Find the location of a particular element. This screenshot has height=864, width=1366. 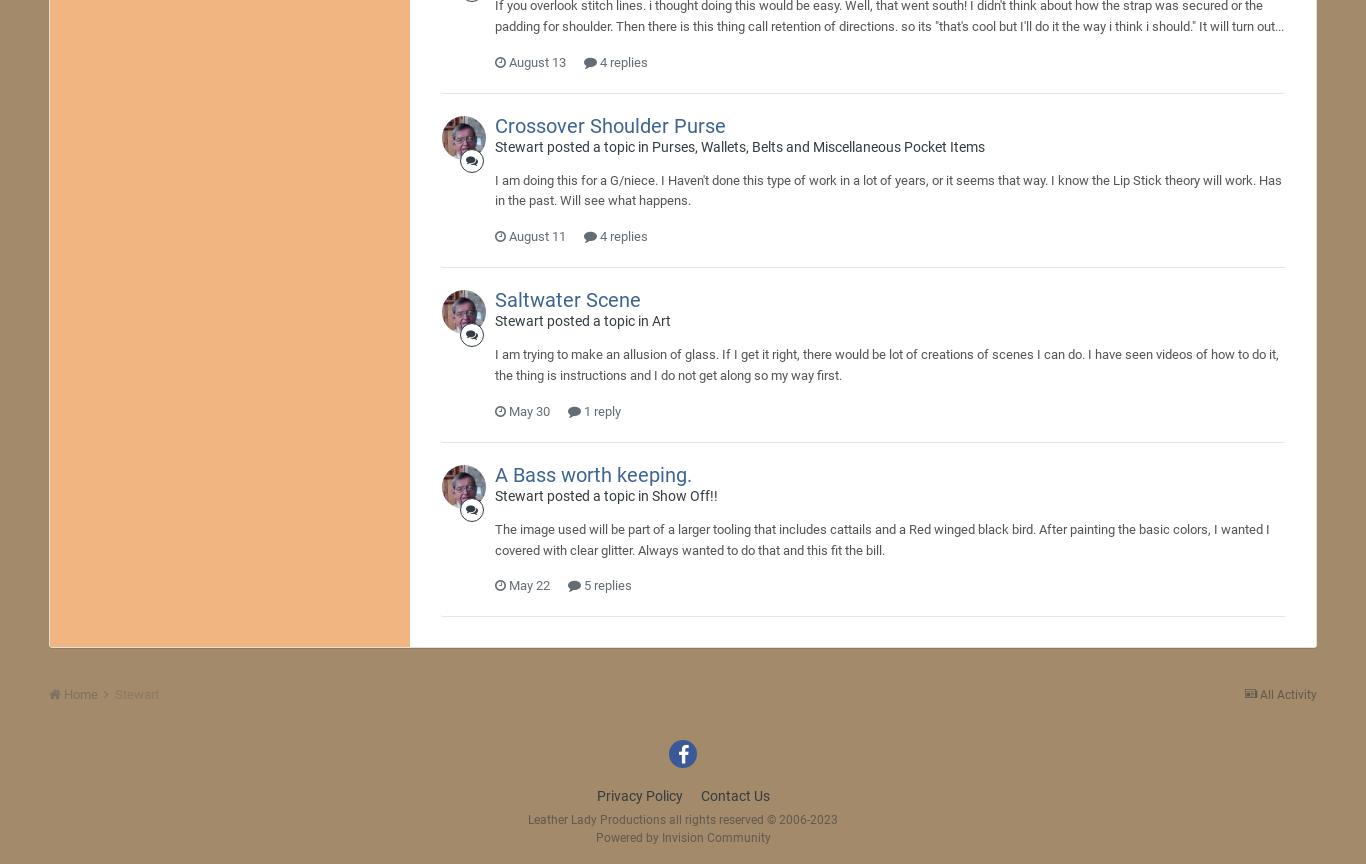

'Powered by Invision Community' is located at coordinates (681, 836).